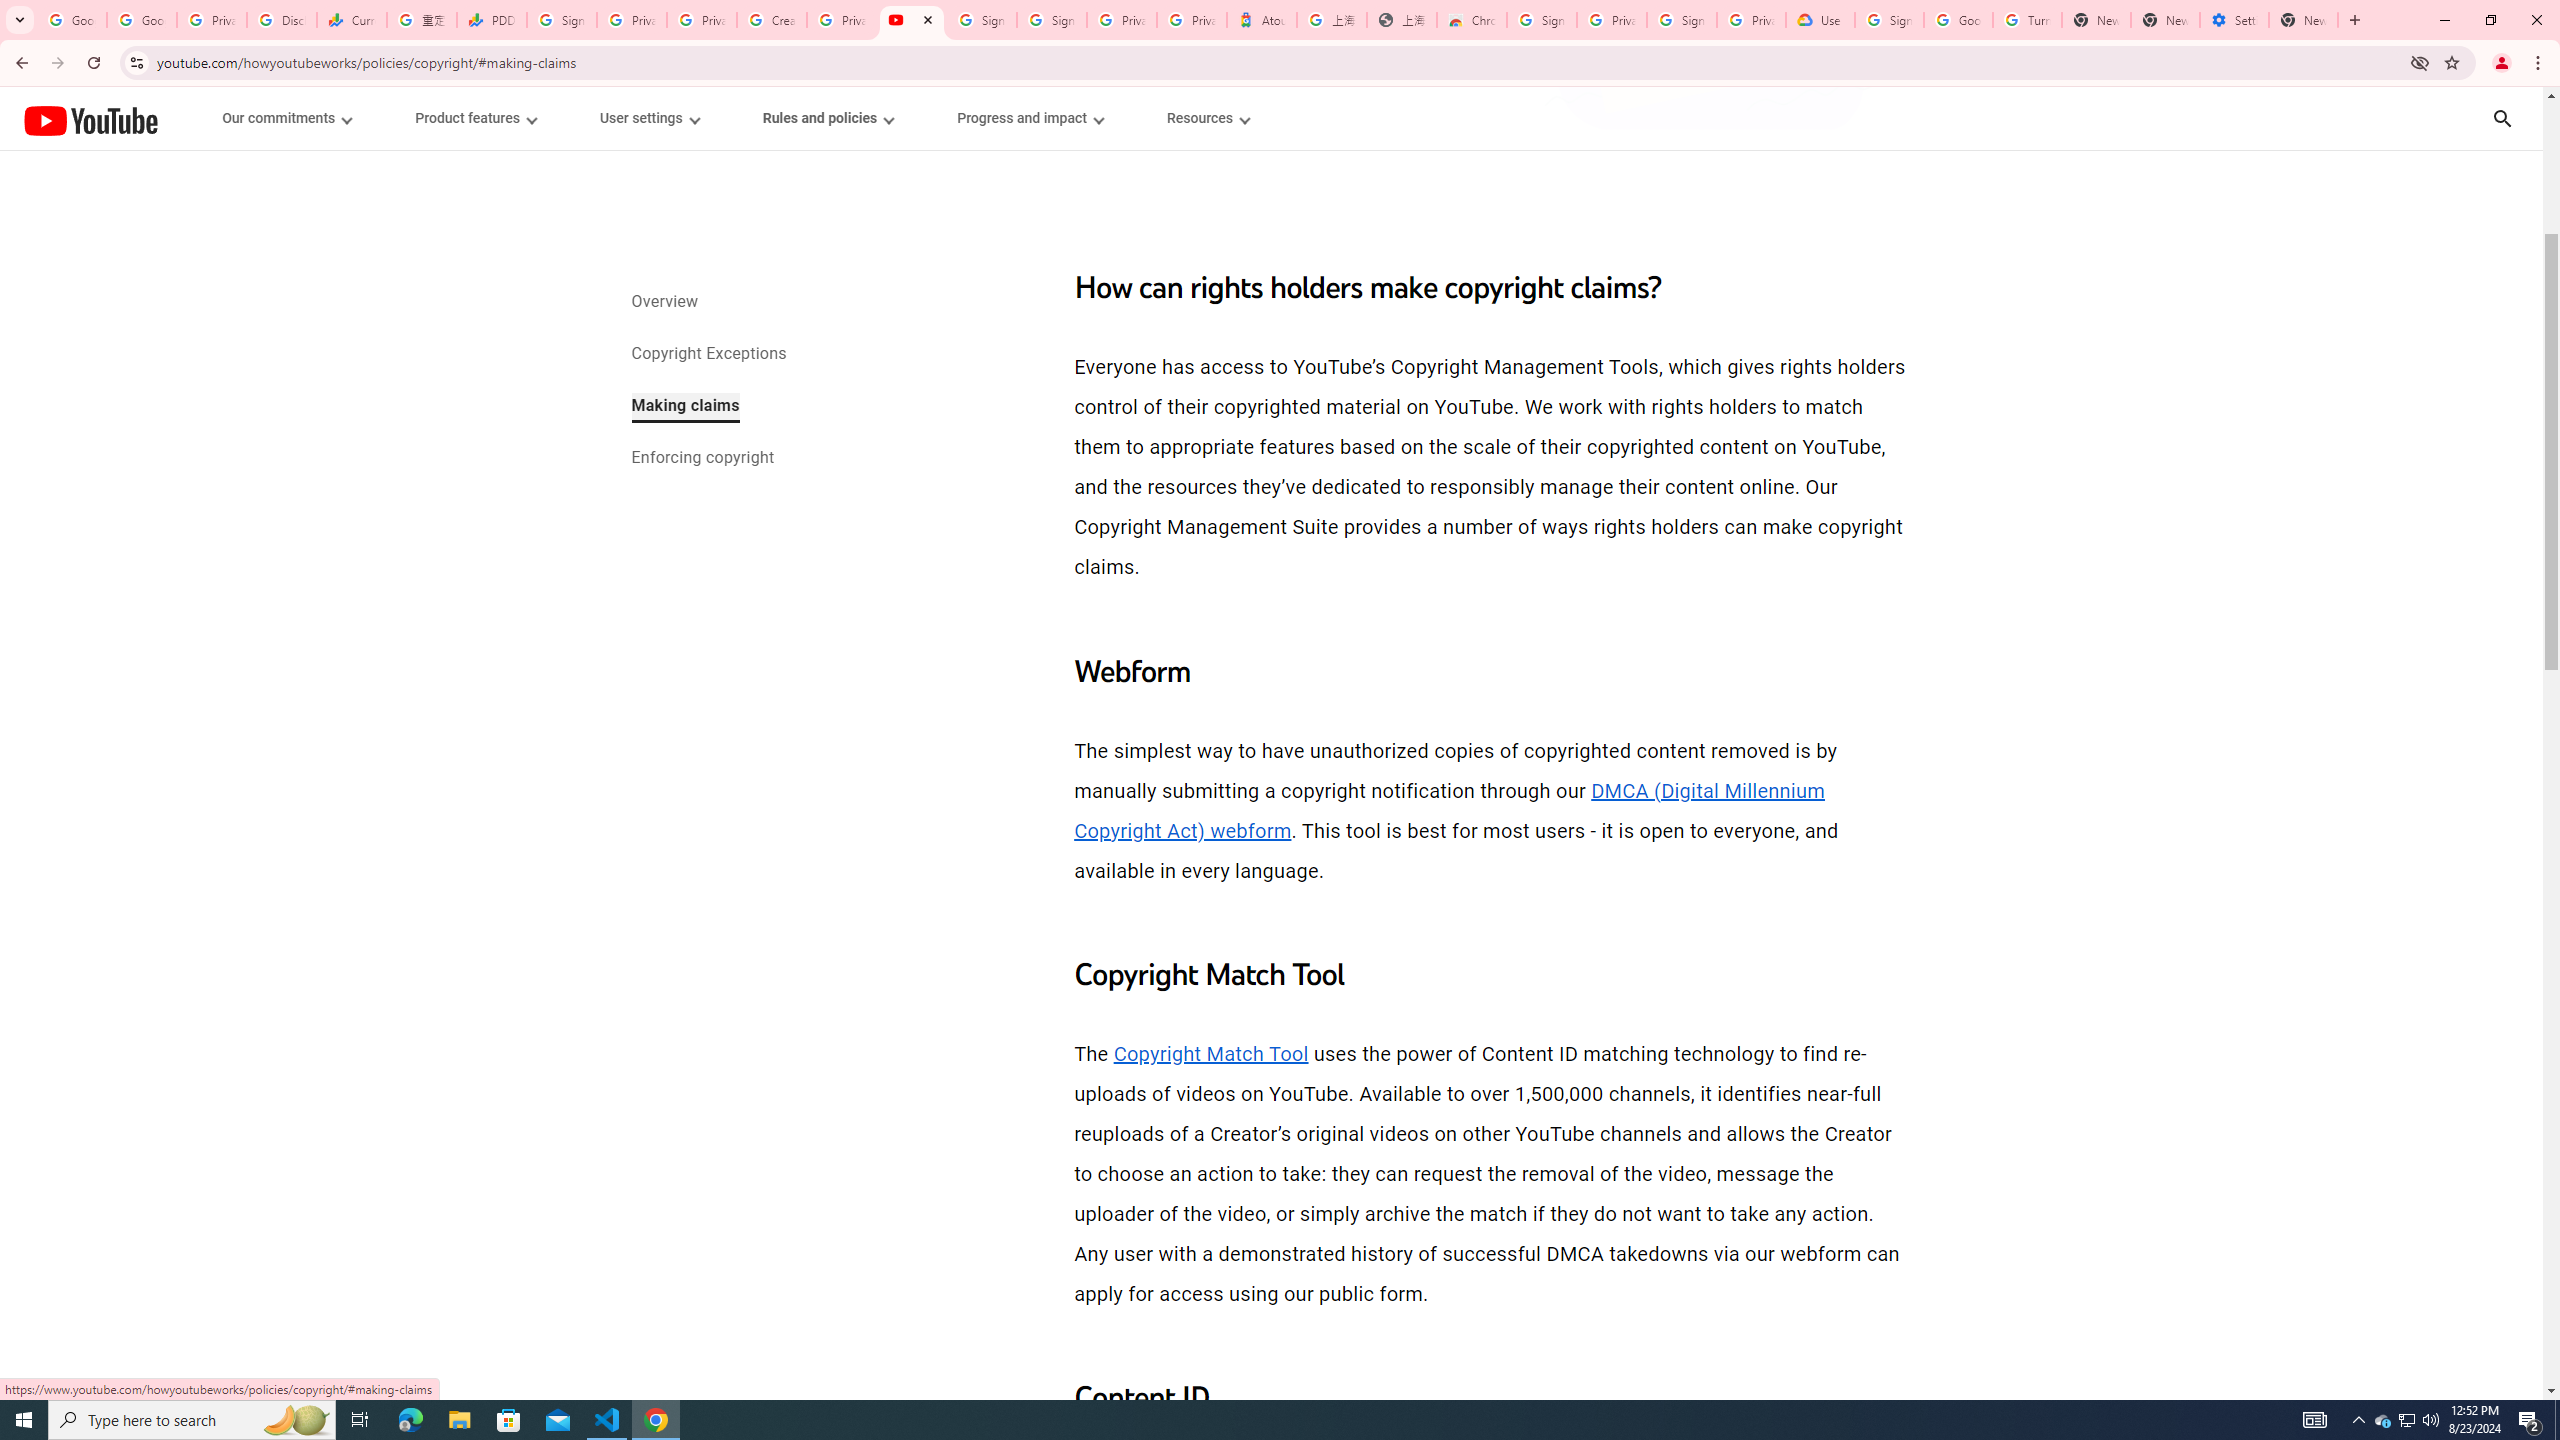 The width and height of the screenshot is (2560, 1440). What do you see at coordinates (288, 118) in the screenshot?
I see `'Our commitments menupopup'` at bounding box center [288, 118].